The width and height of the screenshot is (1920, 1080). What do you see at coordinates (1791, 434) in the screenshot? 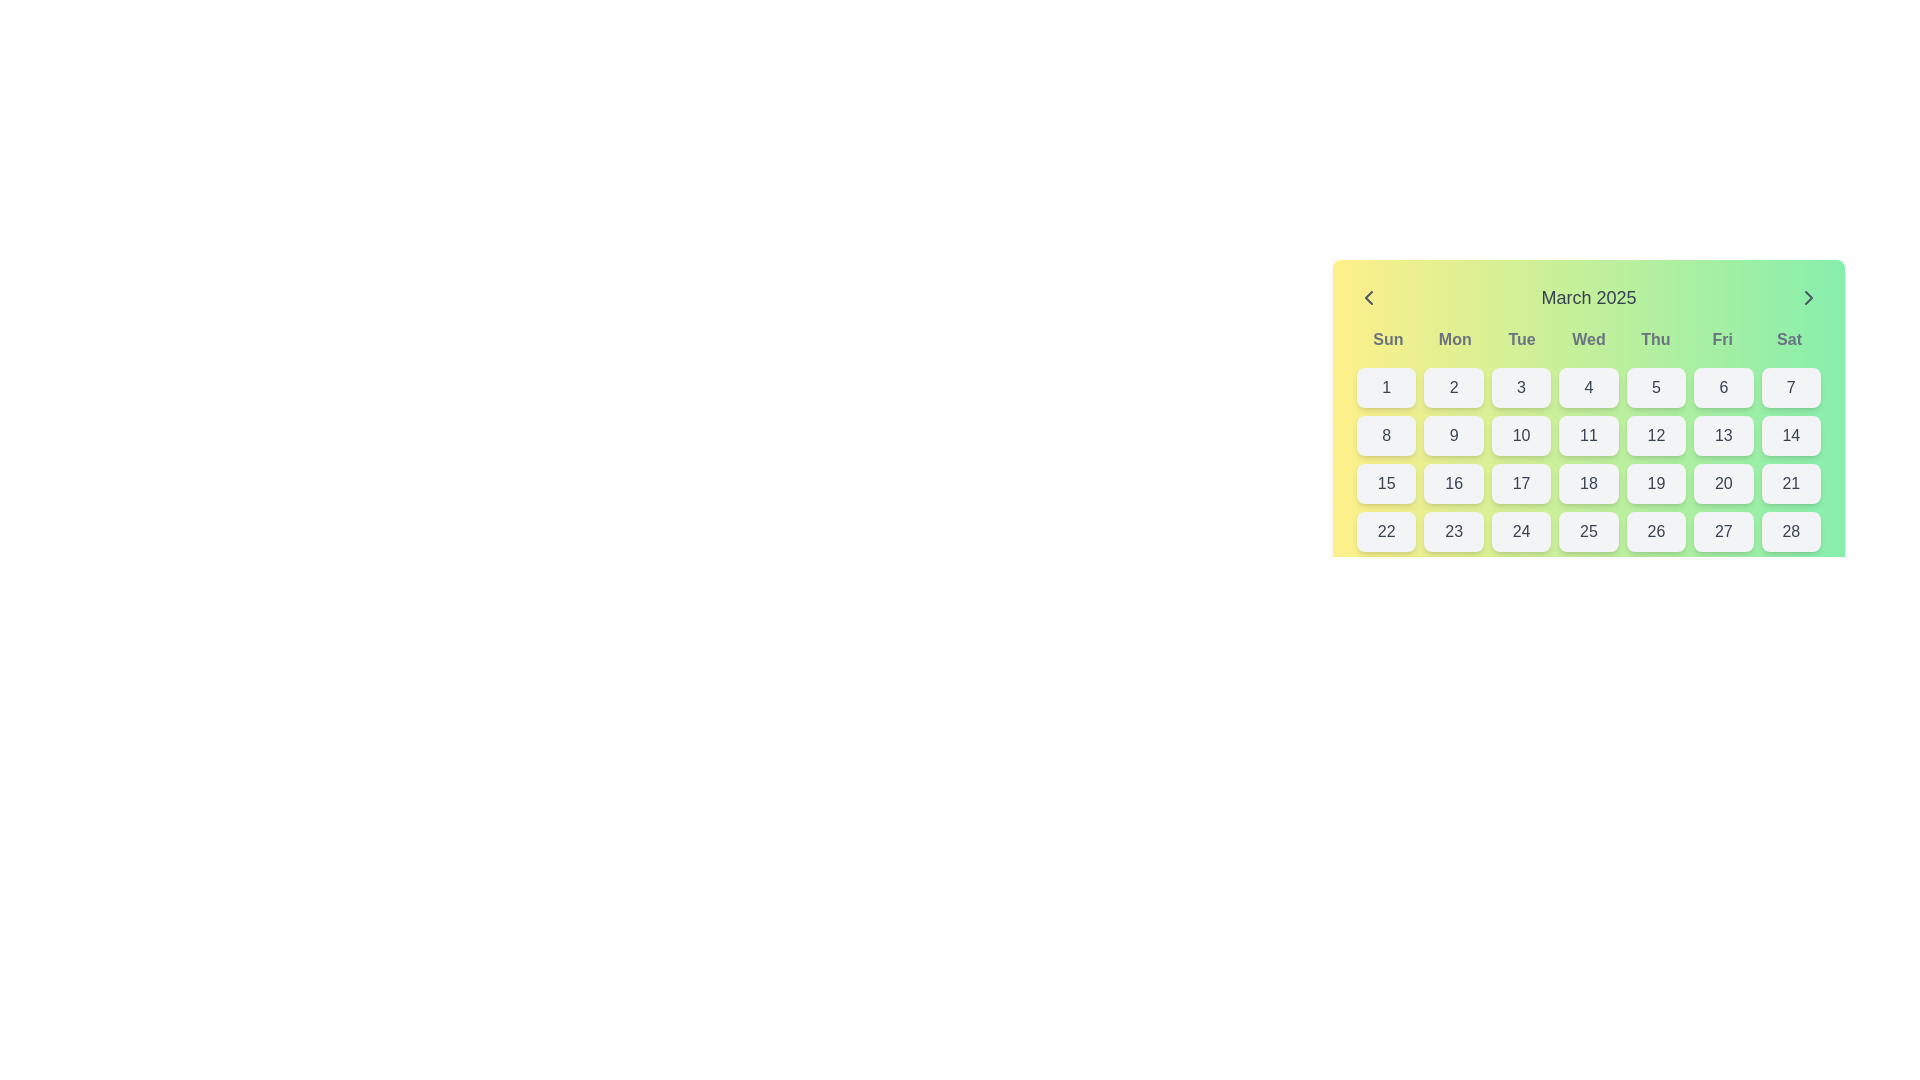
I see `the square button with rounded corners labeled '14' in bold dark text, located in the second row and seventh column of the calendar interface under 'March 2025'` at bounding box center [1791, 434].